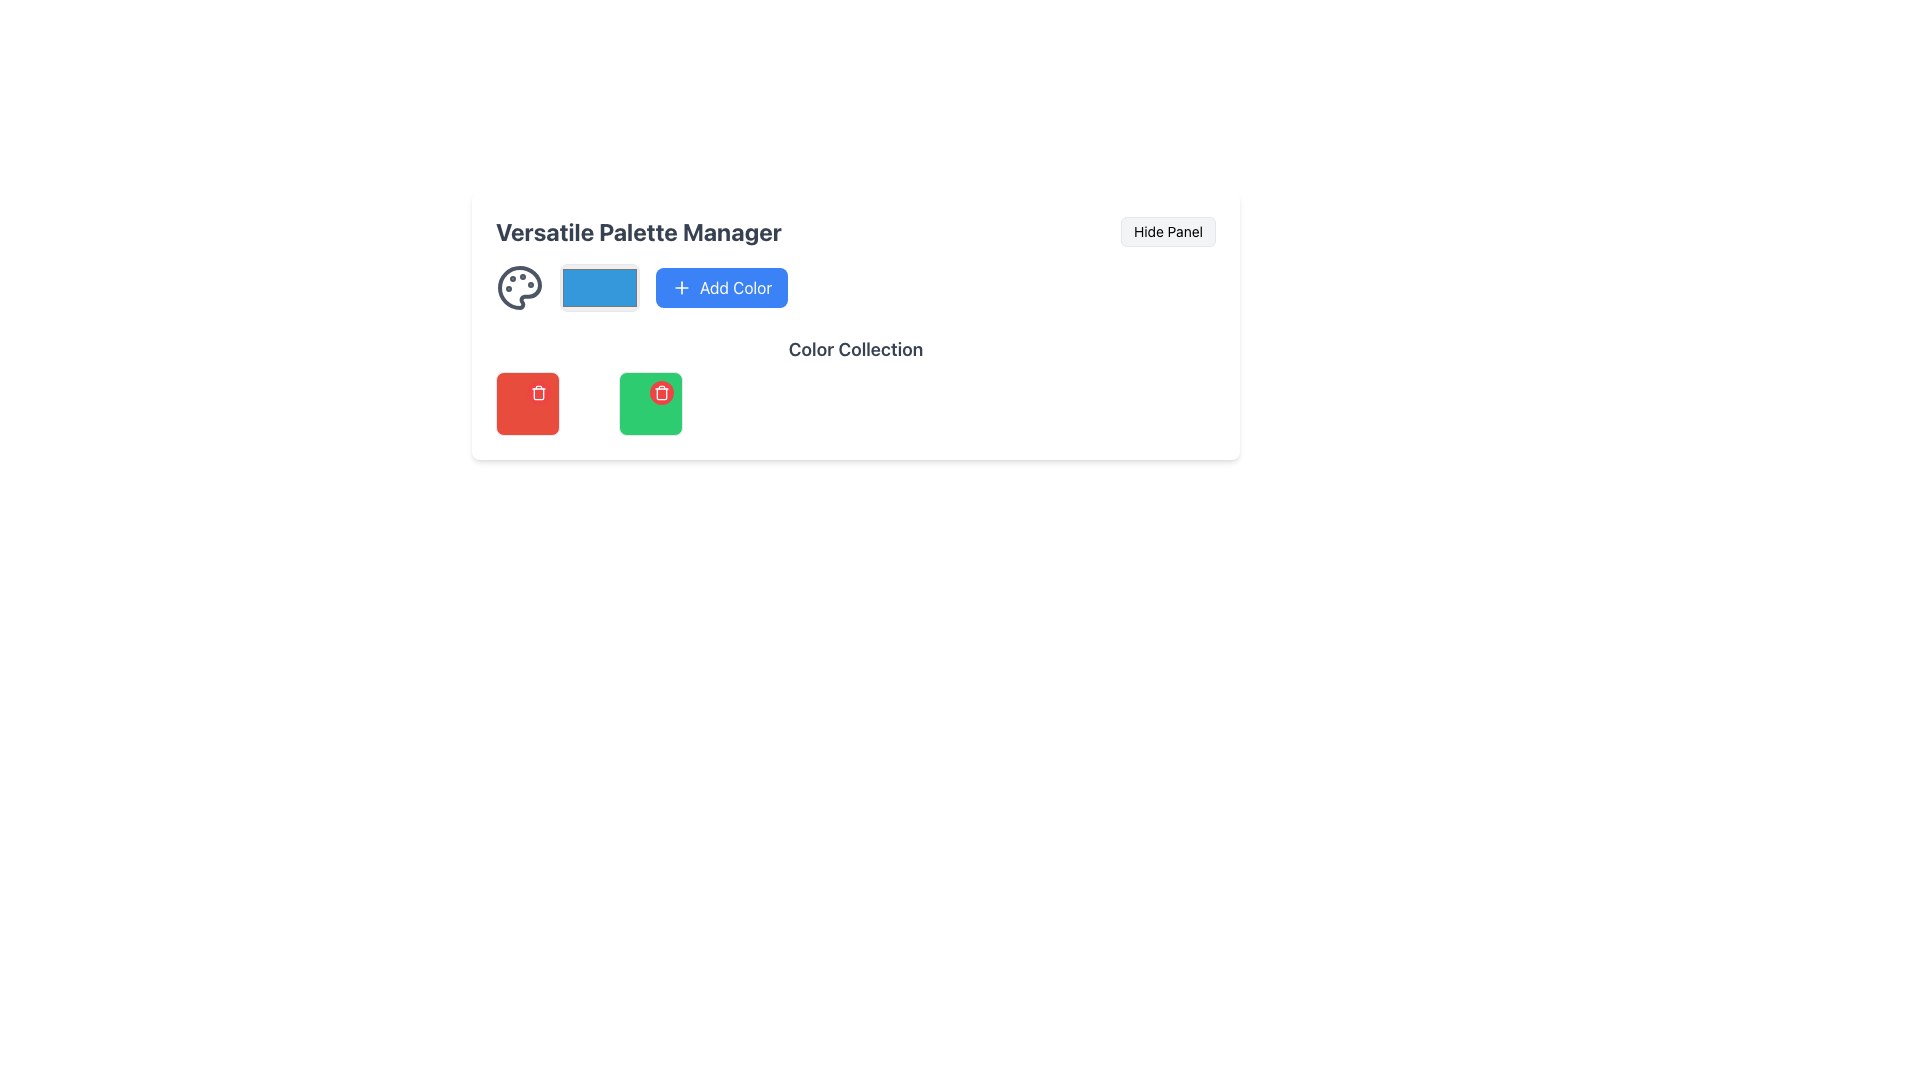  Describe the element at coordinates (650, 404) in the screenshot. I see `the red trash icon located at the top-right corner of the green color item in the second row, second column of the grid layout` at that location.